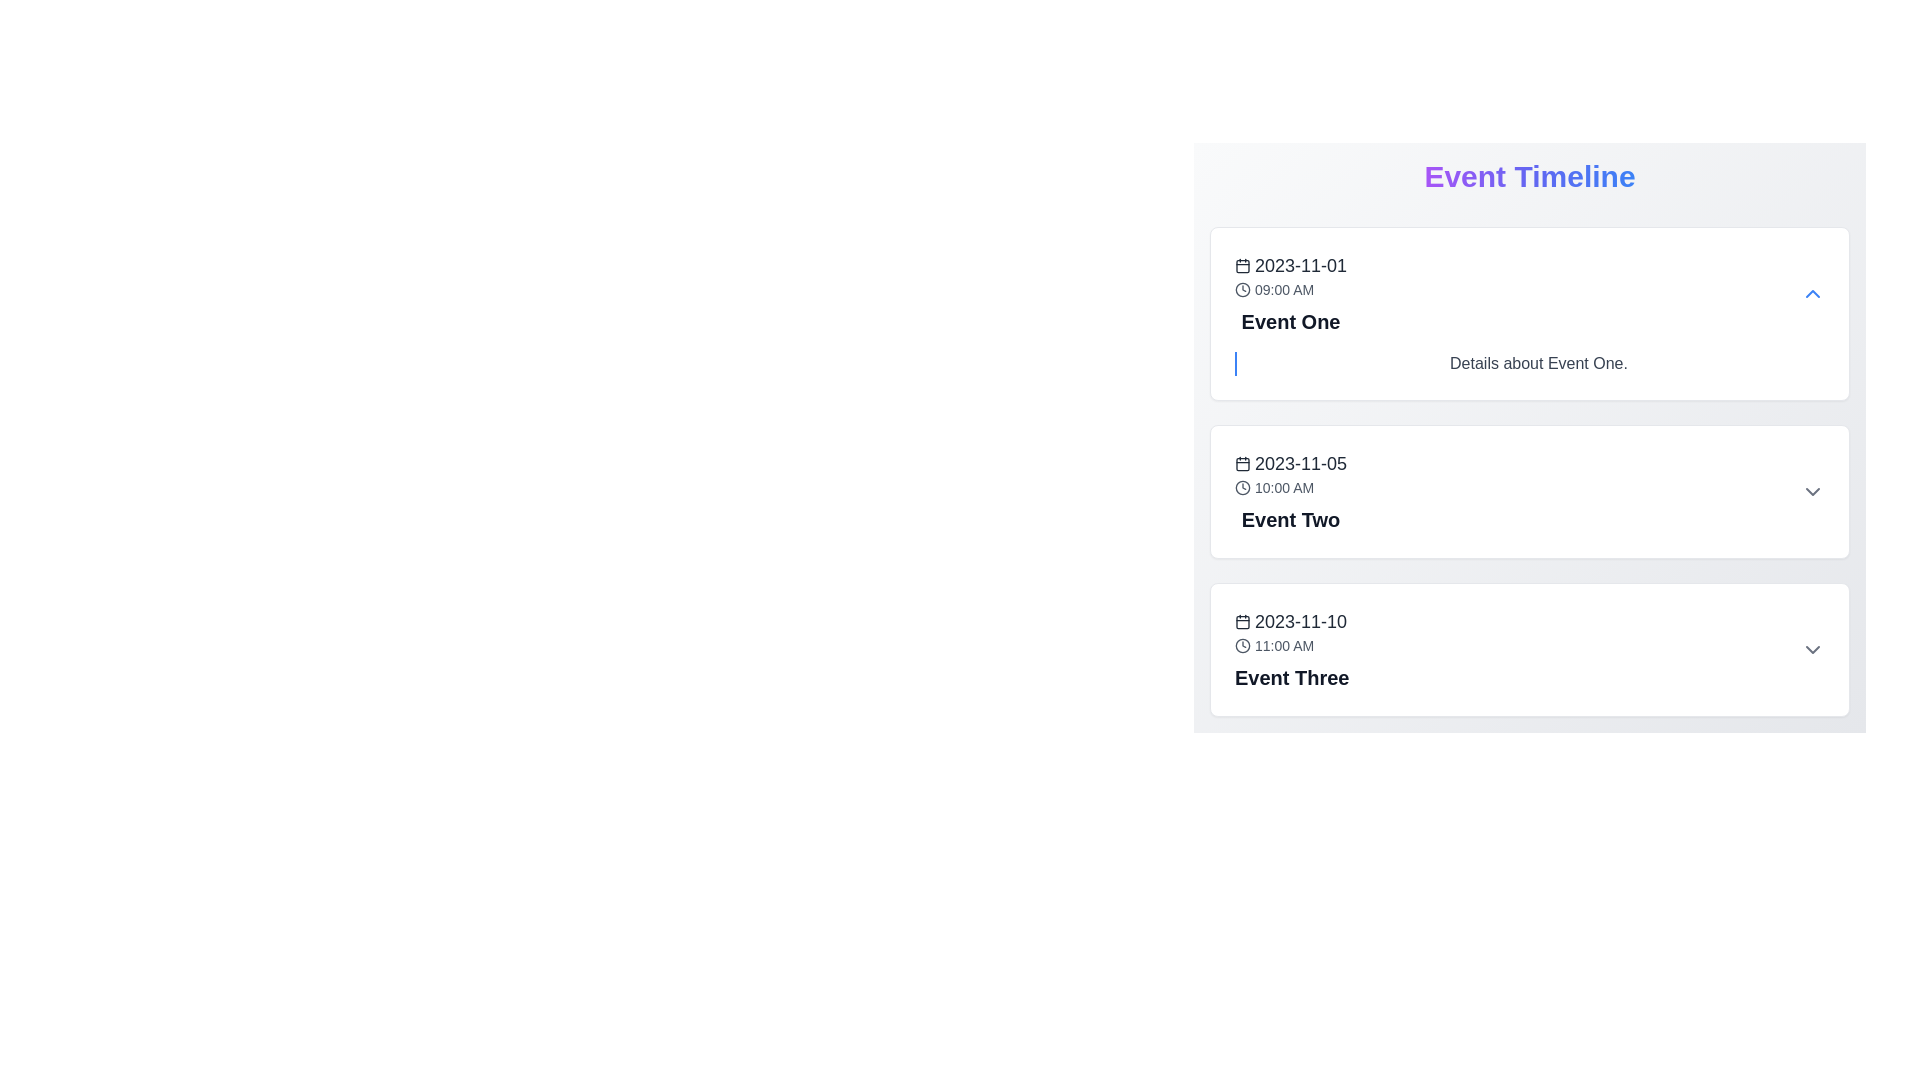  Describe the element at coordinates (1292, 650) in the screenshot. I see `on the event entry labeled 'Event Three' which displays the date '2023-11-10' and time '11:00 AM' in the event timeline` at that location.